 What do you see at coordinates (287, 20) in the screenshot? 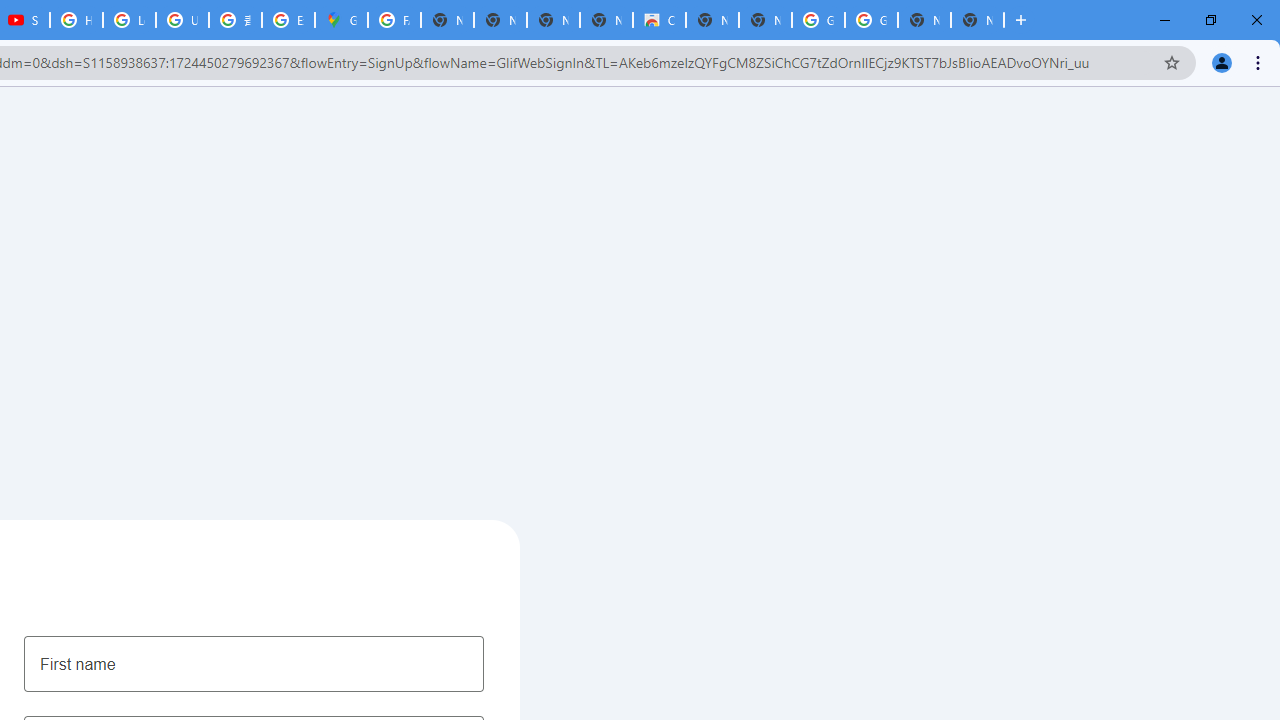
I see `'Explore new street-level details - Google Maps Help'` at bounding box center [287, 20].